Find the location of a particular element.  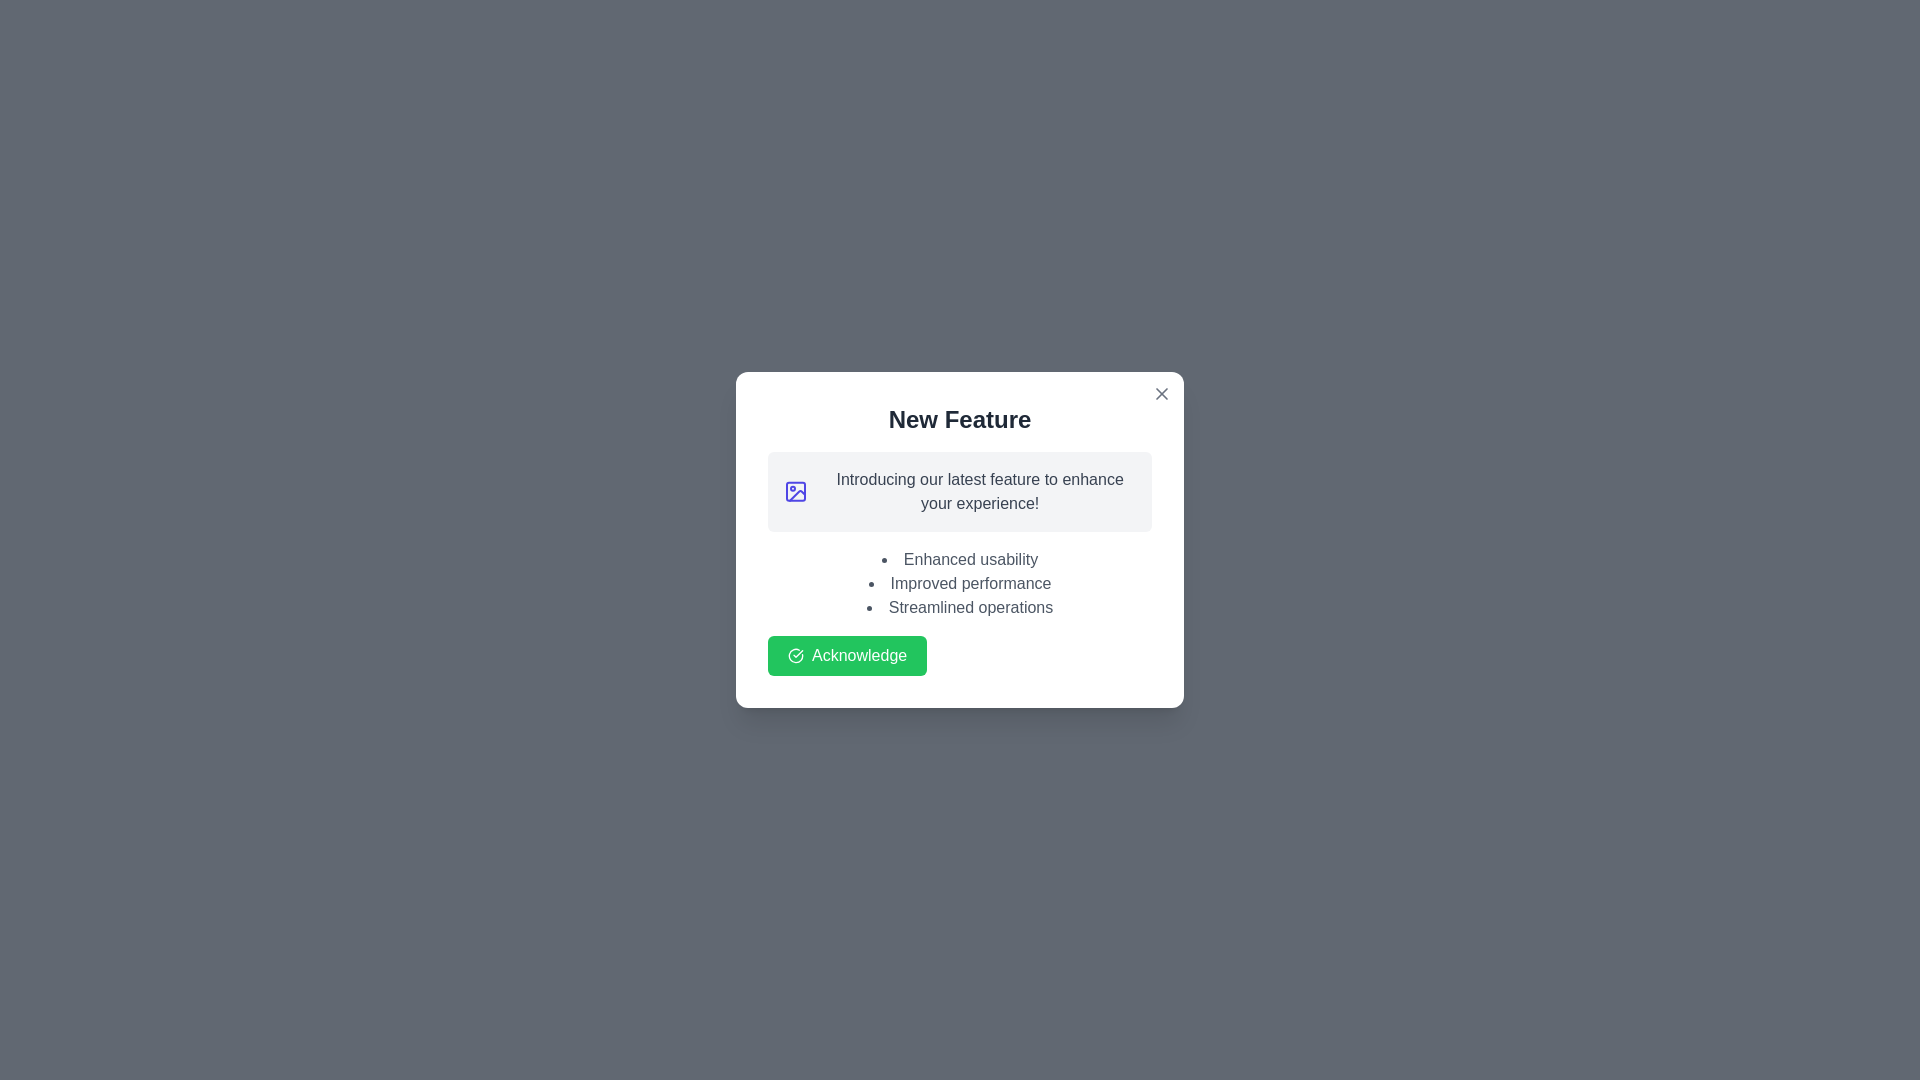

the third item in the vertical bullet list located in the bottom section of the modal dialog, which provides informational details about features or attributes is located at coordinates (960, 607).